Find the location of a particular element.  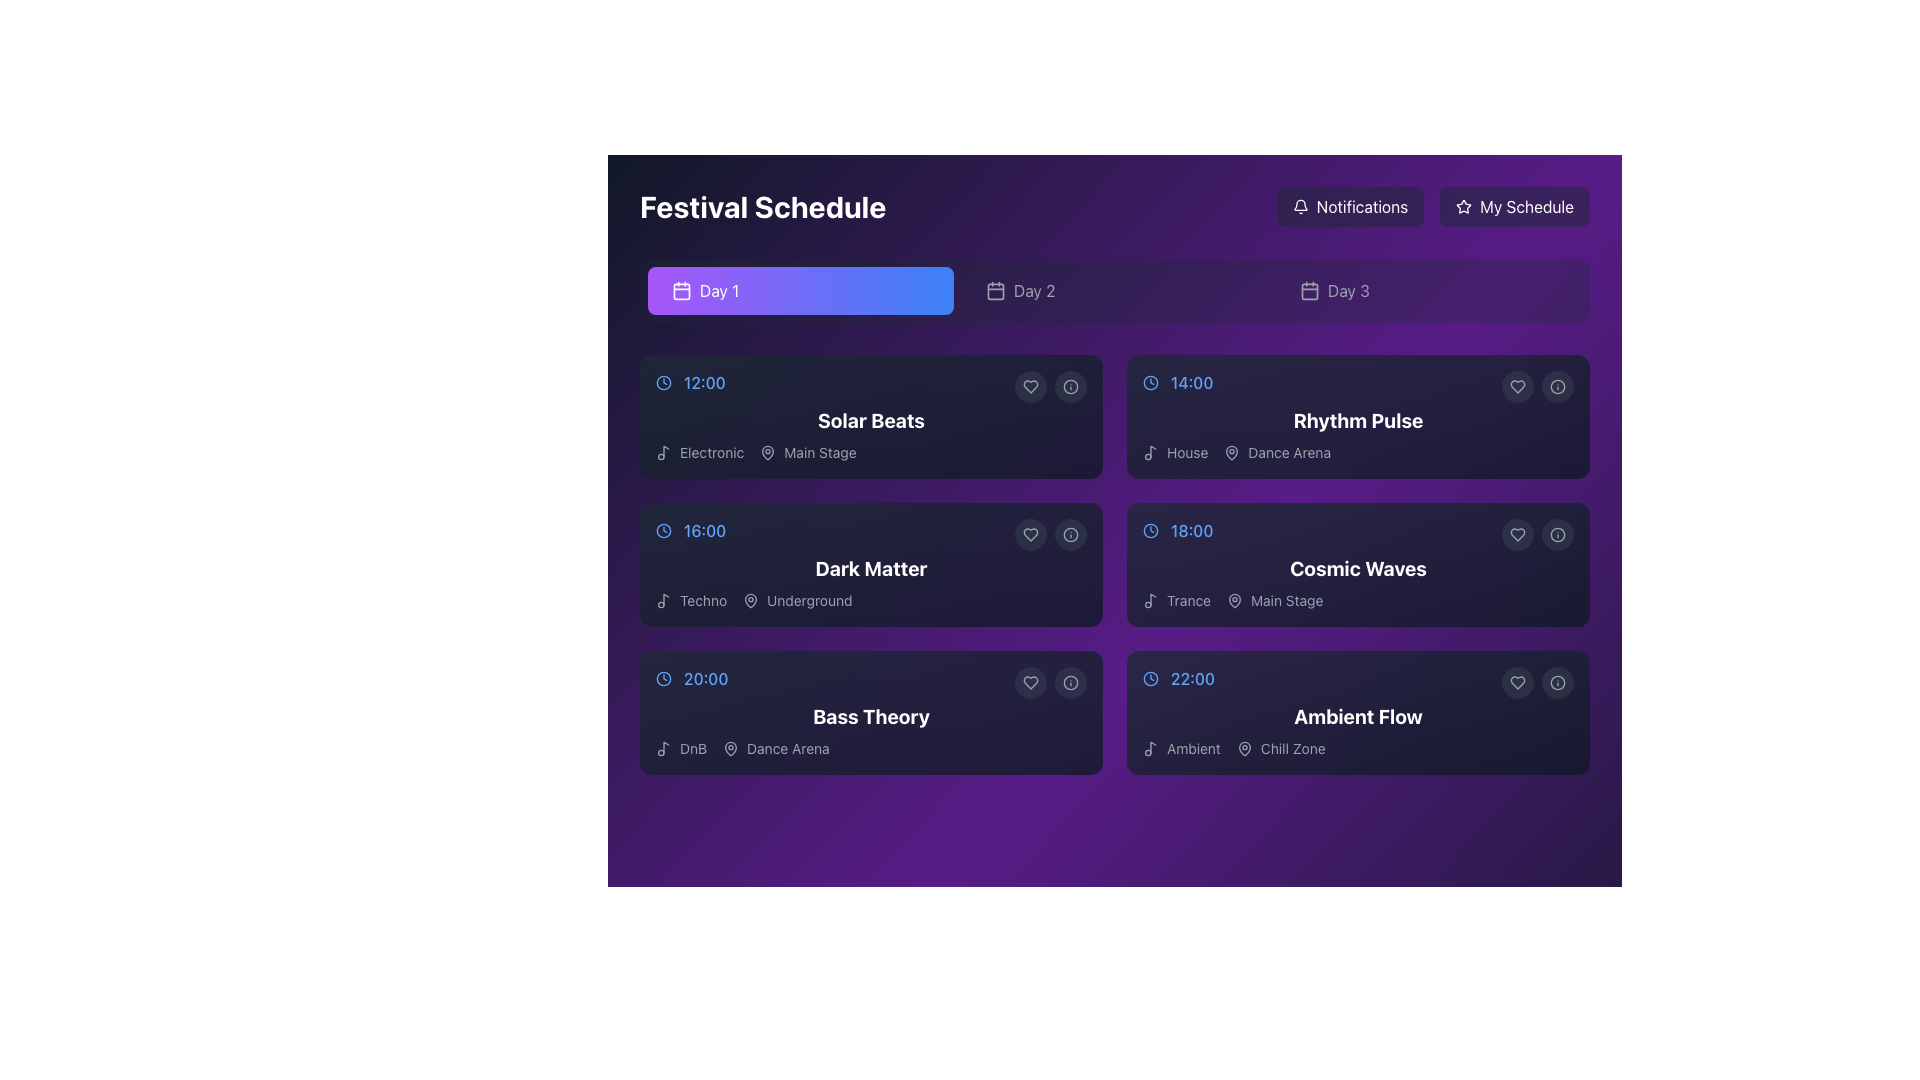

the Favorite button with a heart icon located at the rightmost side of the 'Rhythm Pulse' list item in the schedule for Day 1 is located at coordinates (1517, 386).